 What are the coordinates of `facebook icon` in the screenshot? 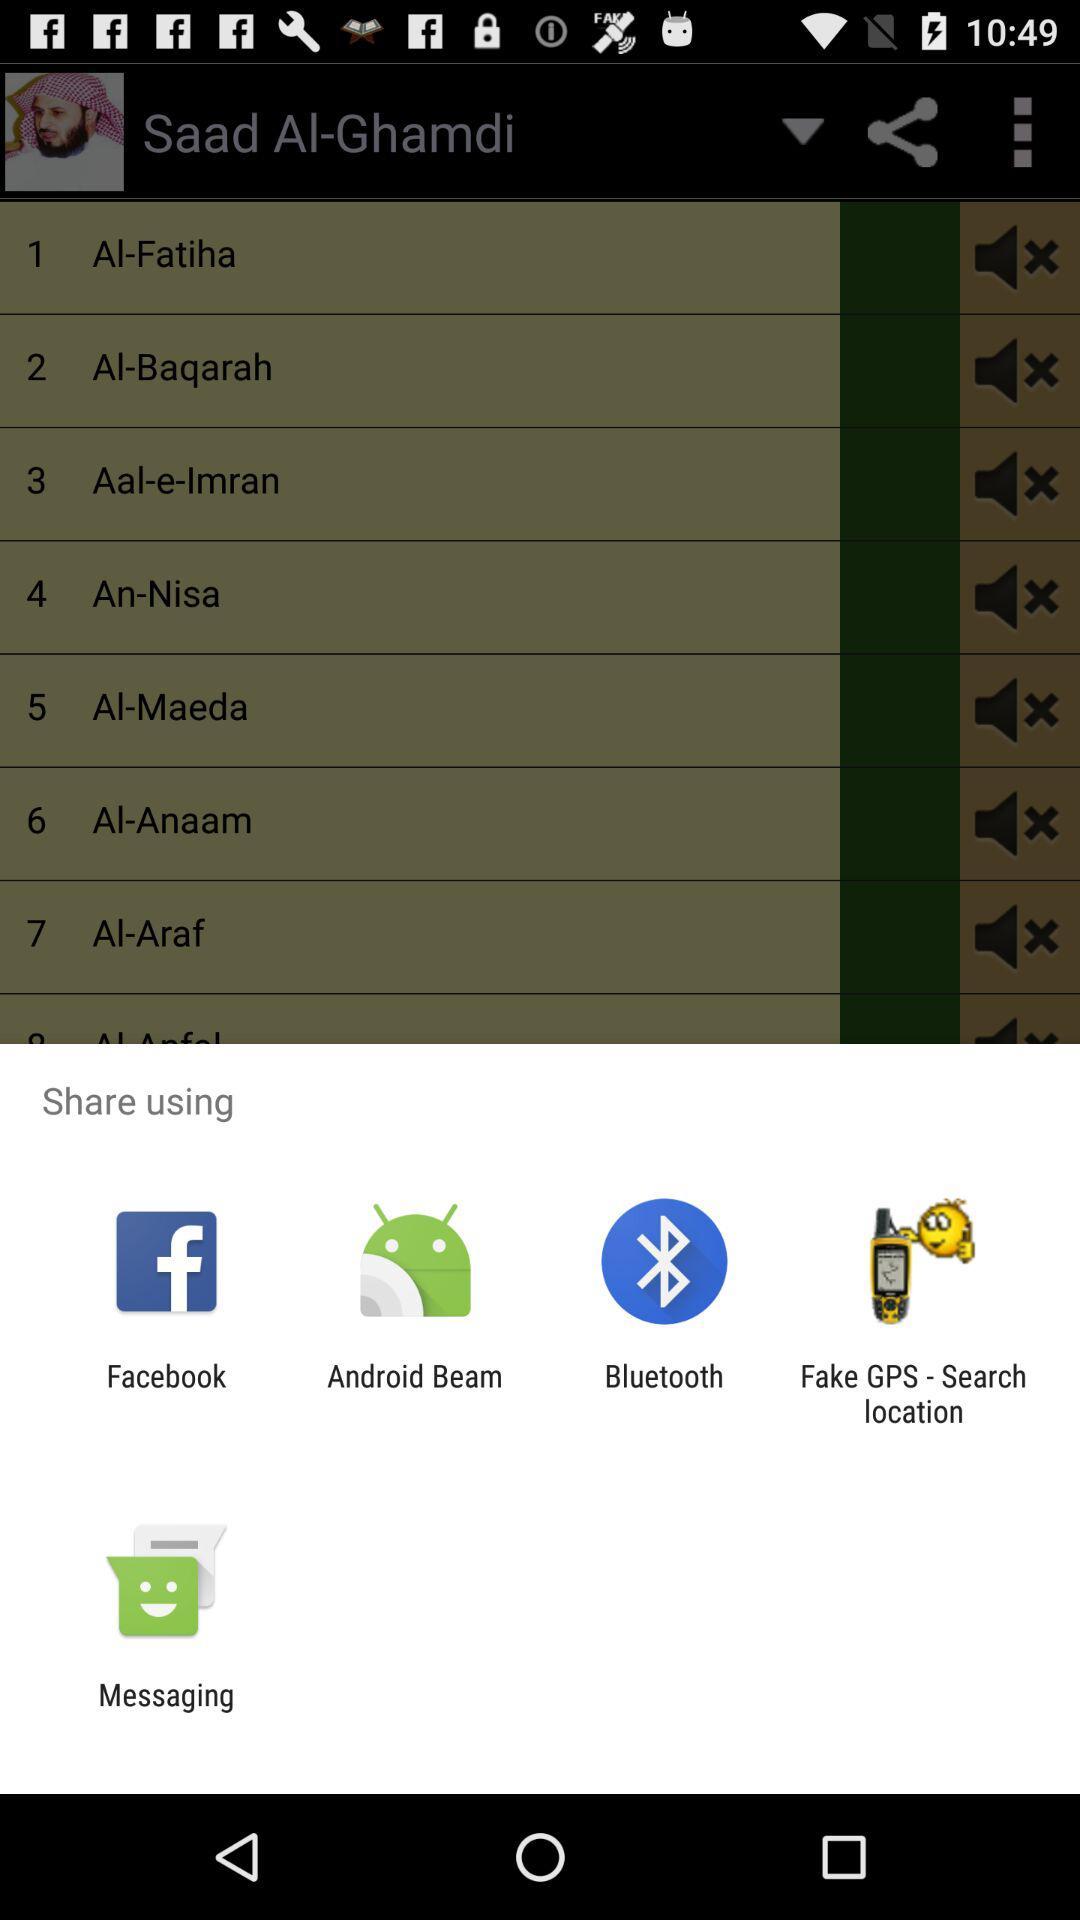 It's located at (165, 1392).